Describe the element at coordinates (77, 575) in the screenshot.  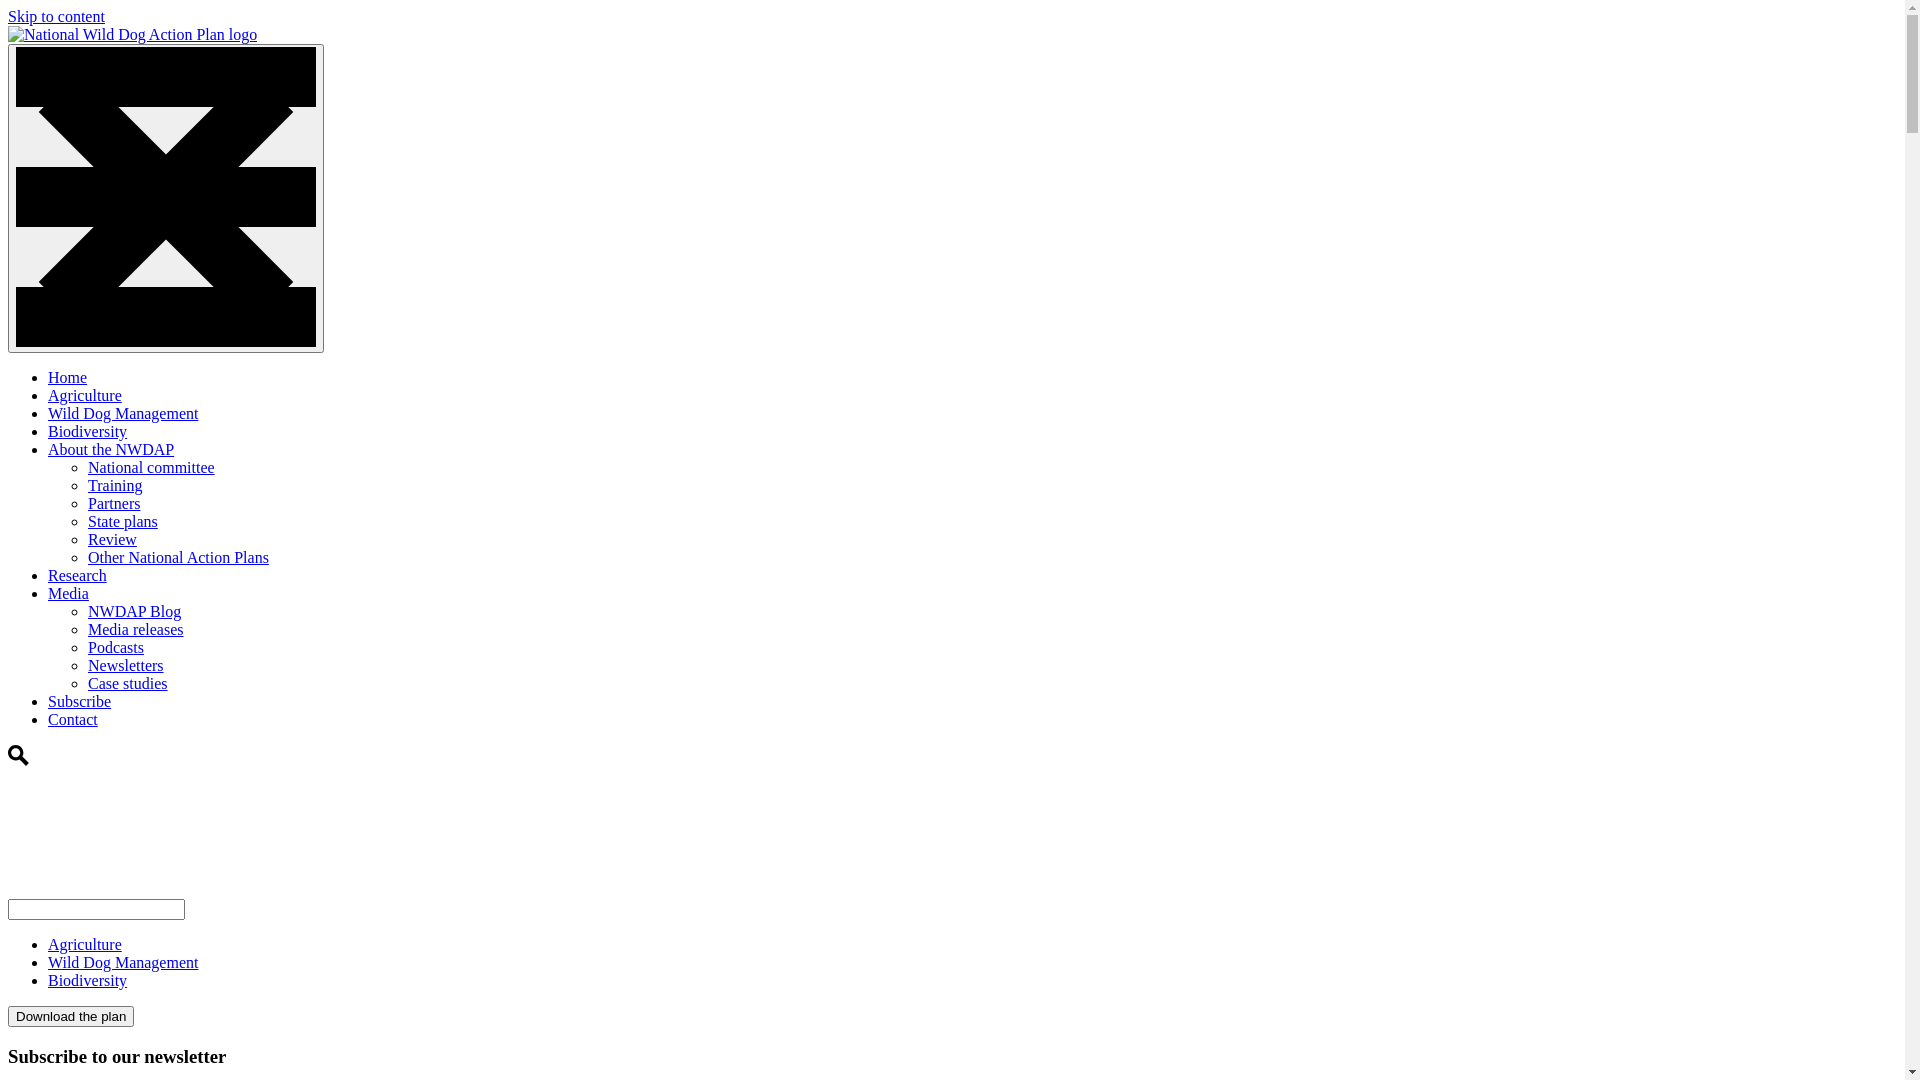
I see `'Research'` at that location.